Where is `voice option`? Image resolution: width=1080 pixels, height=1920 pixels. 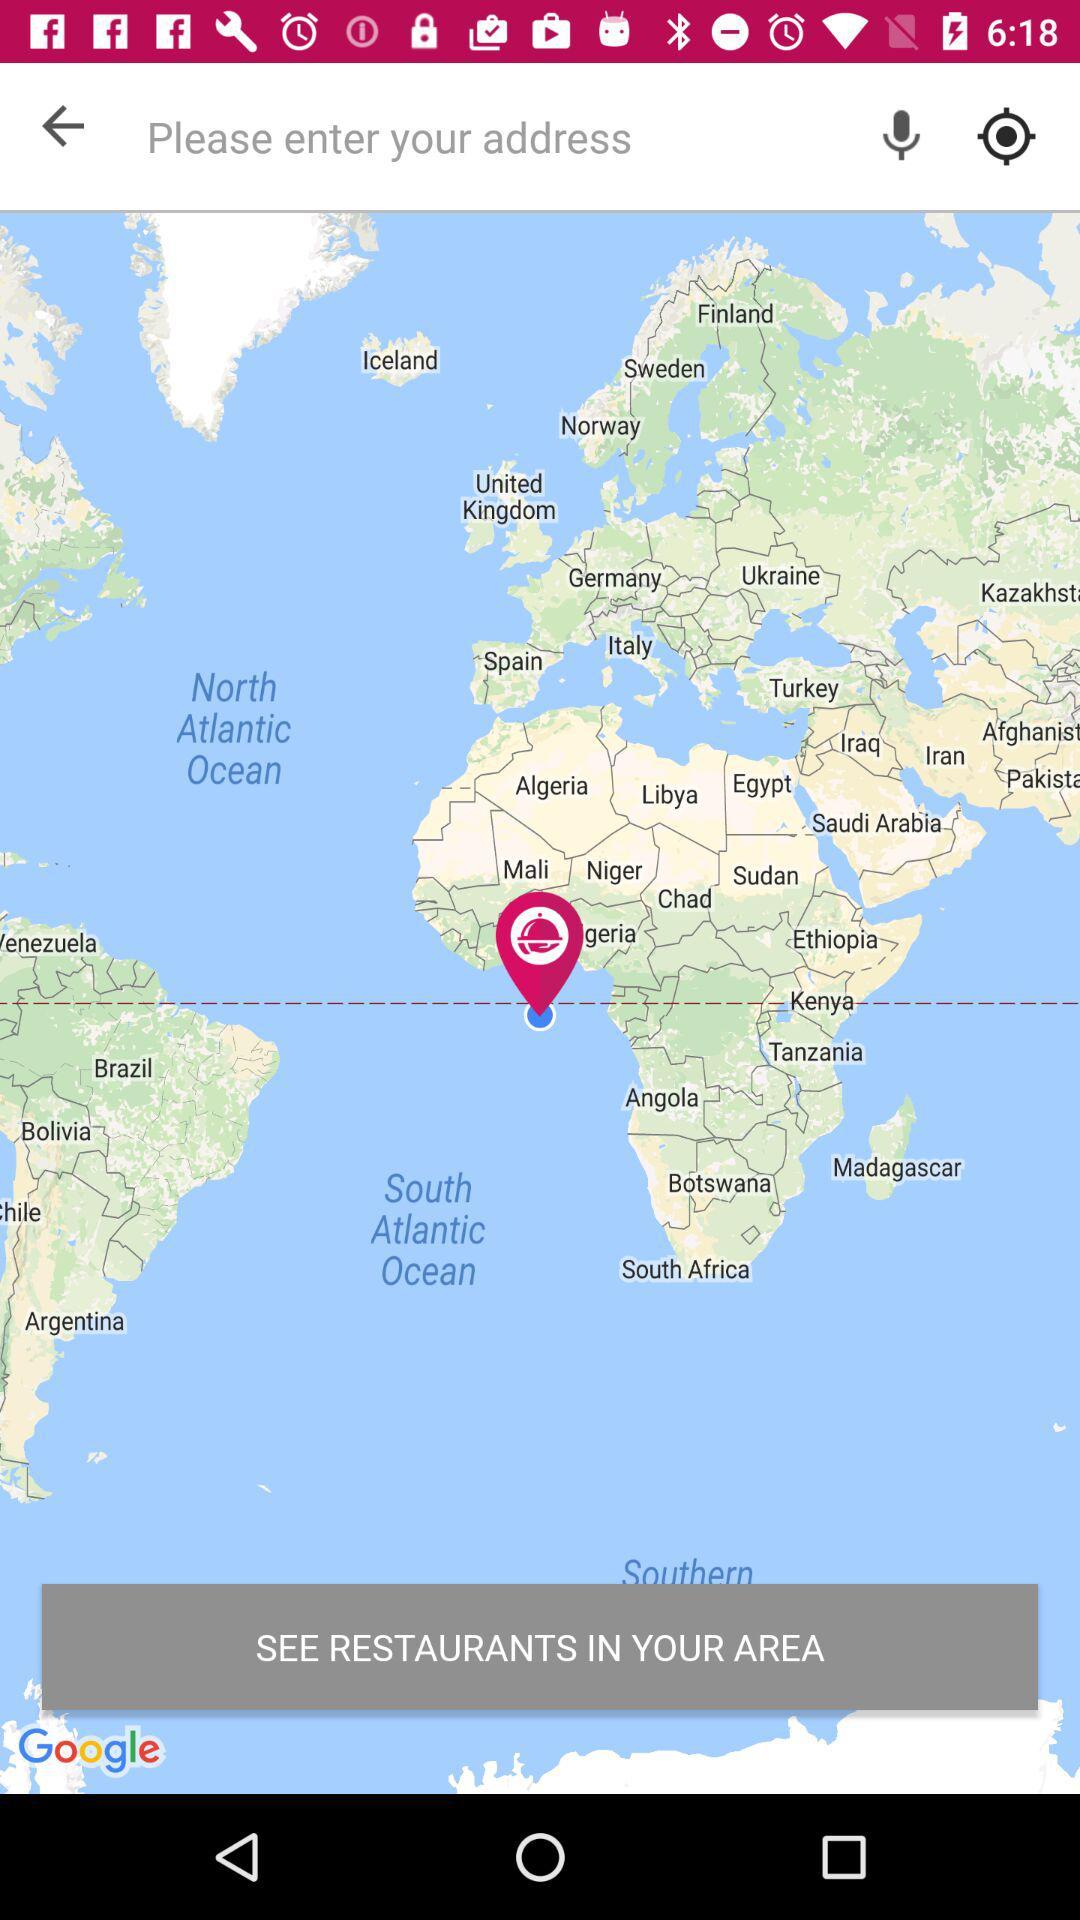 voice option is located at coordinates (901, 135).